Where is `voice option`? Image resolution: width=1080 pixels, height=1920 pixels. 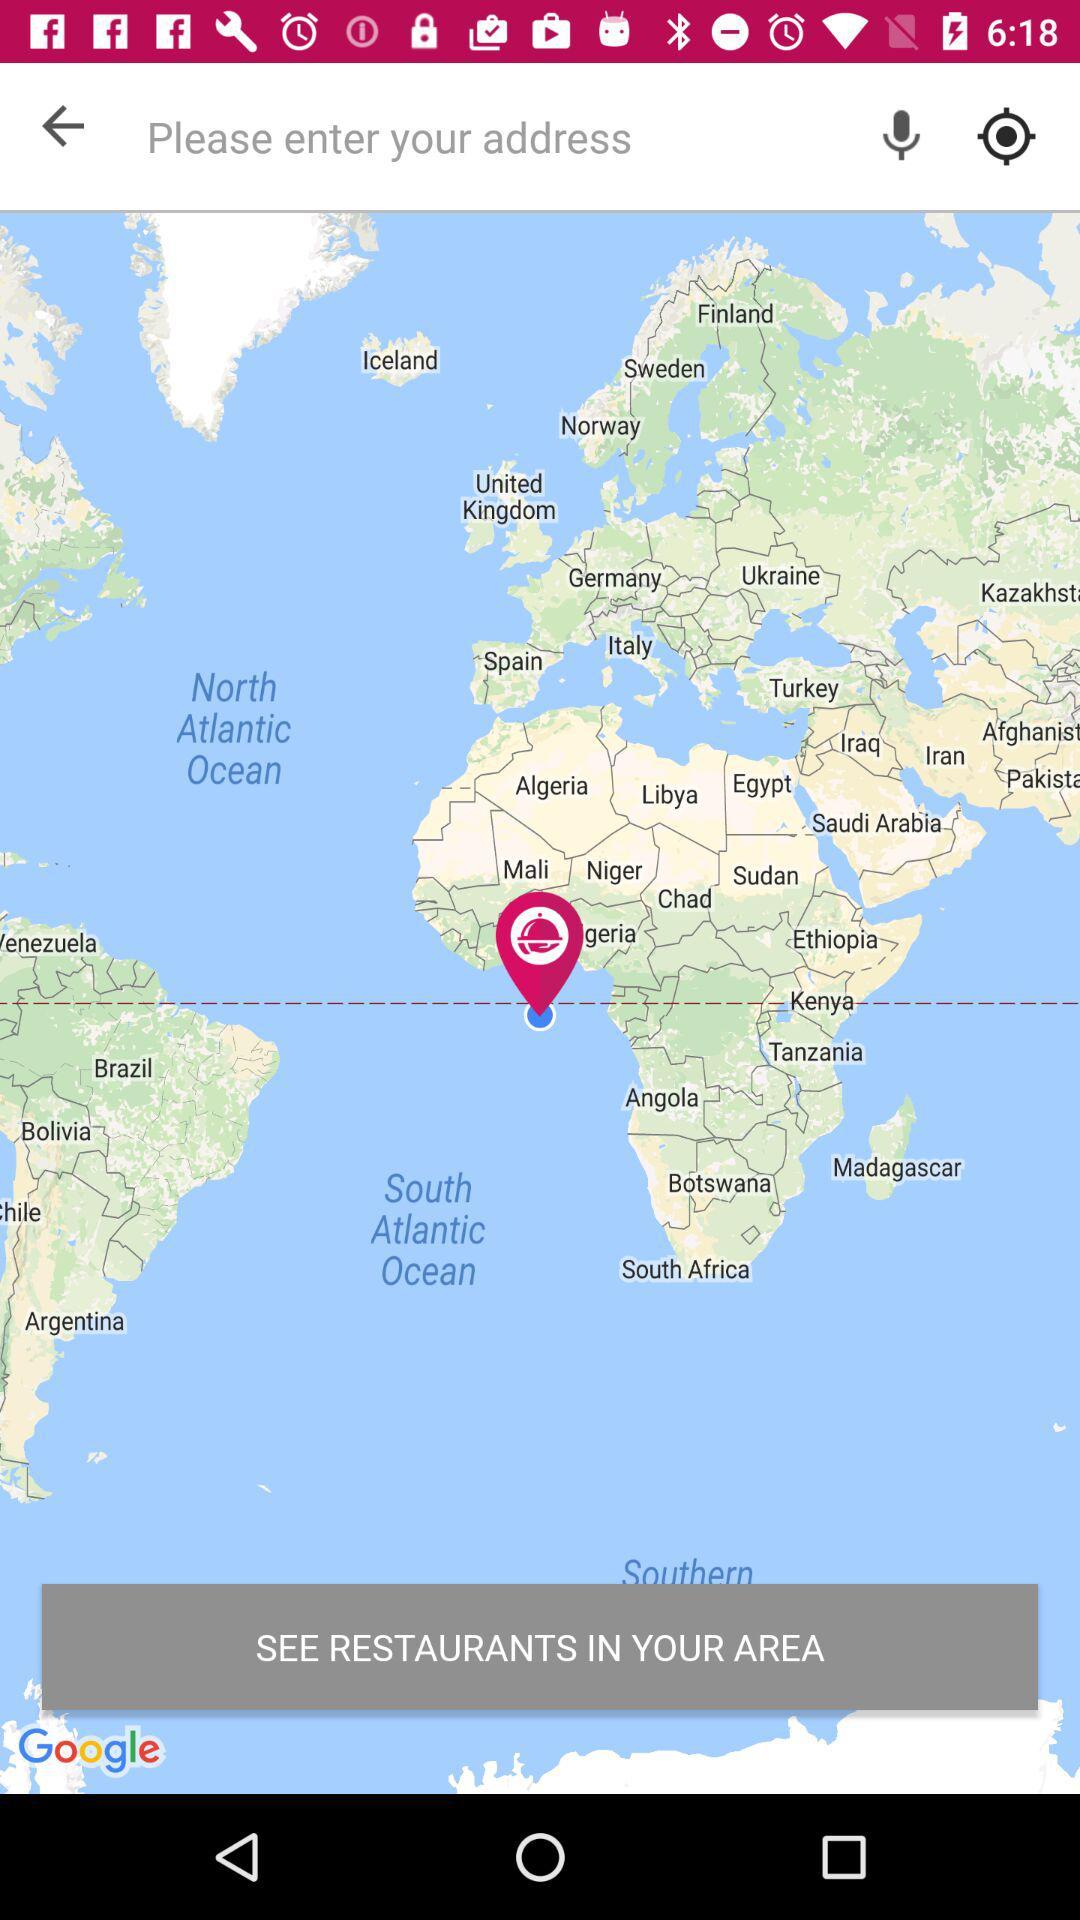 voice option is located at coordinates (901, 135).